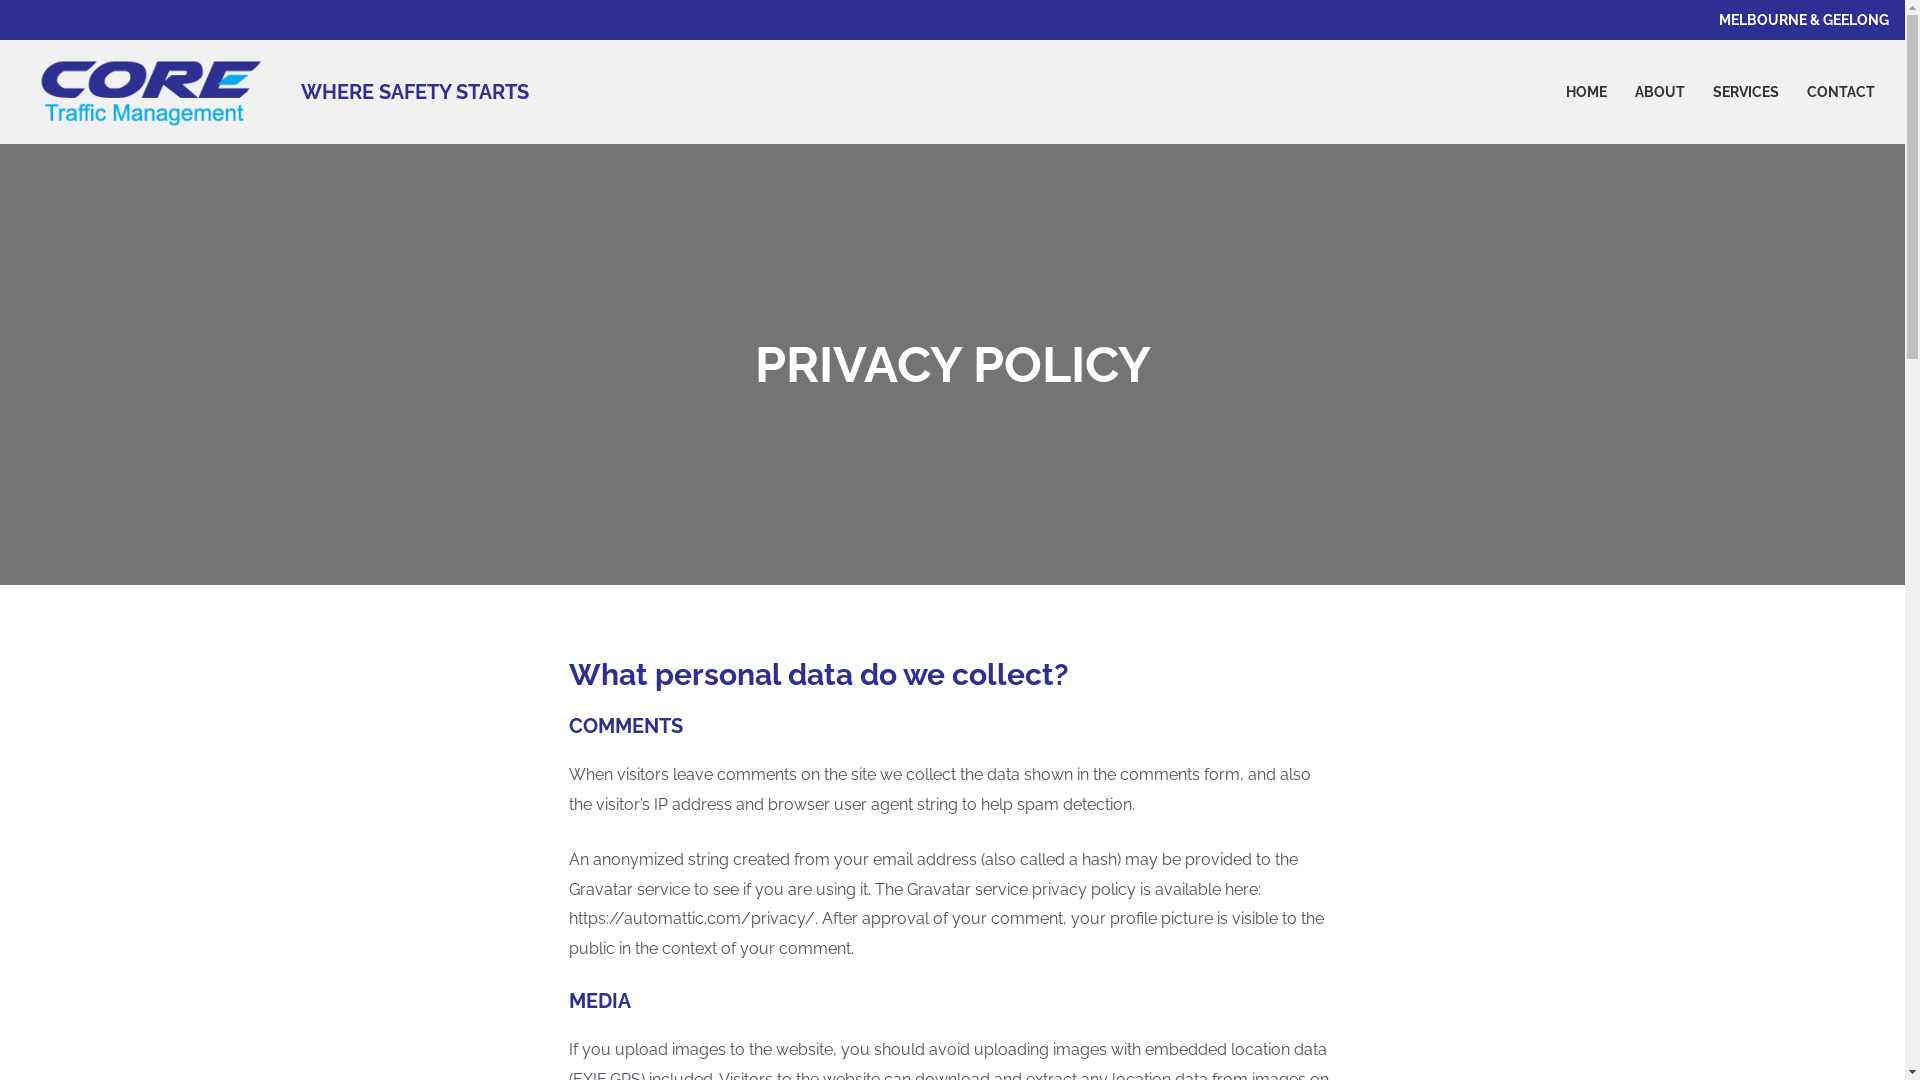  I want to click on 'ABOUT', so click(1621, 92).